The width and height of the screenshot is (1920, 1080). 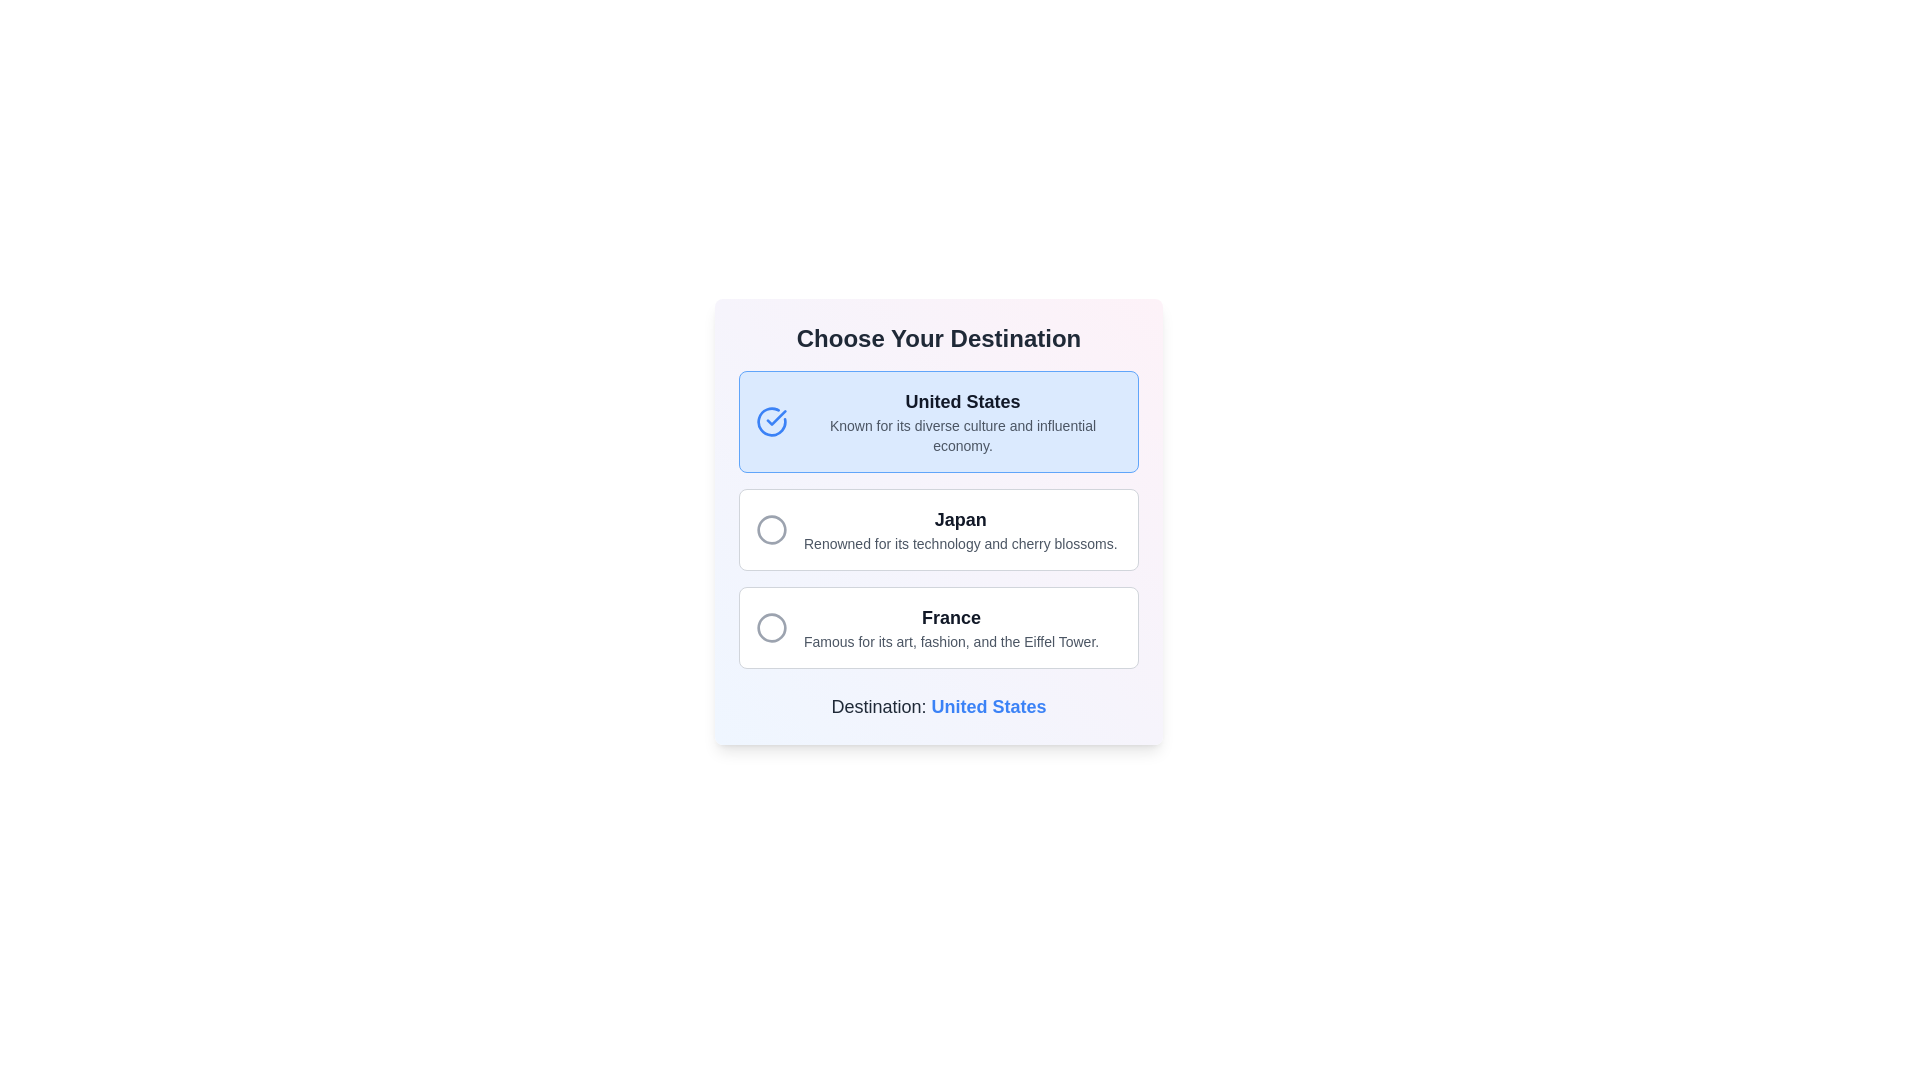 What do you see at coordinates (950, 641) in the screenshot?
I see `the text label providing additional information about the destination 'France', located directly below the text 'France' within an outlined choice box` at bounding box center [950, 641].